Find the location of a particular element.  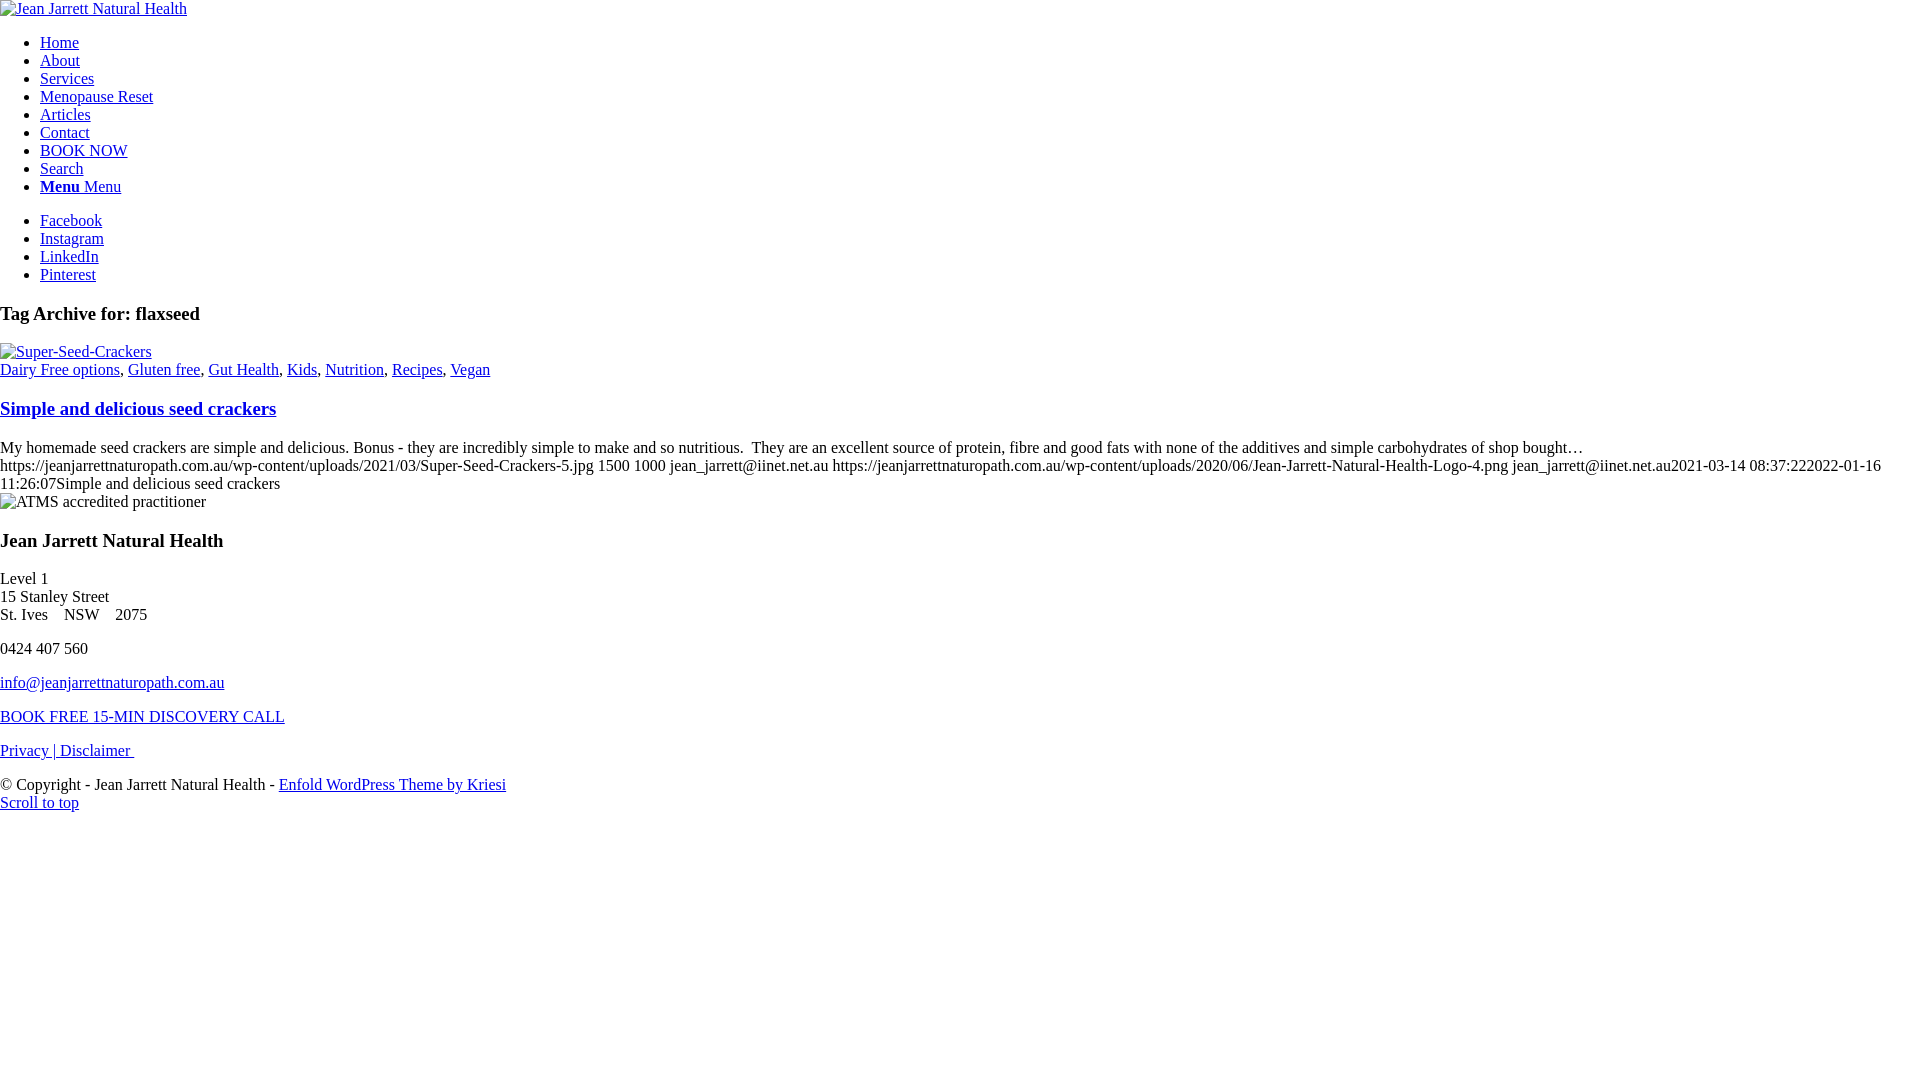

'LinkedIn' is located at coordinates (69, 255).